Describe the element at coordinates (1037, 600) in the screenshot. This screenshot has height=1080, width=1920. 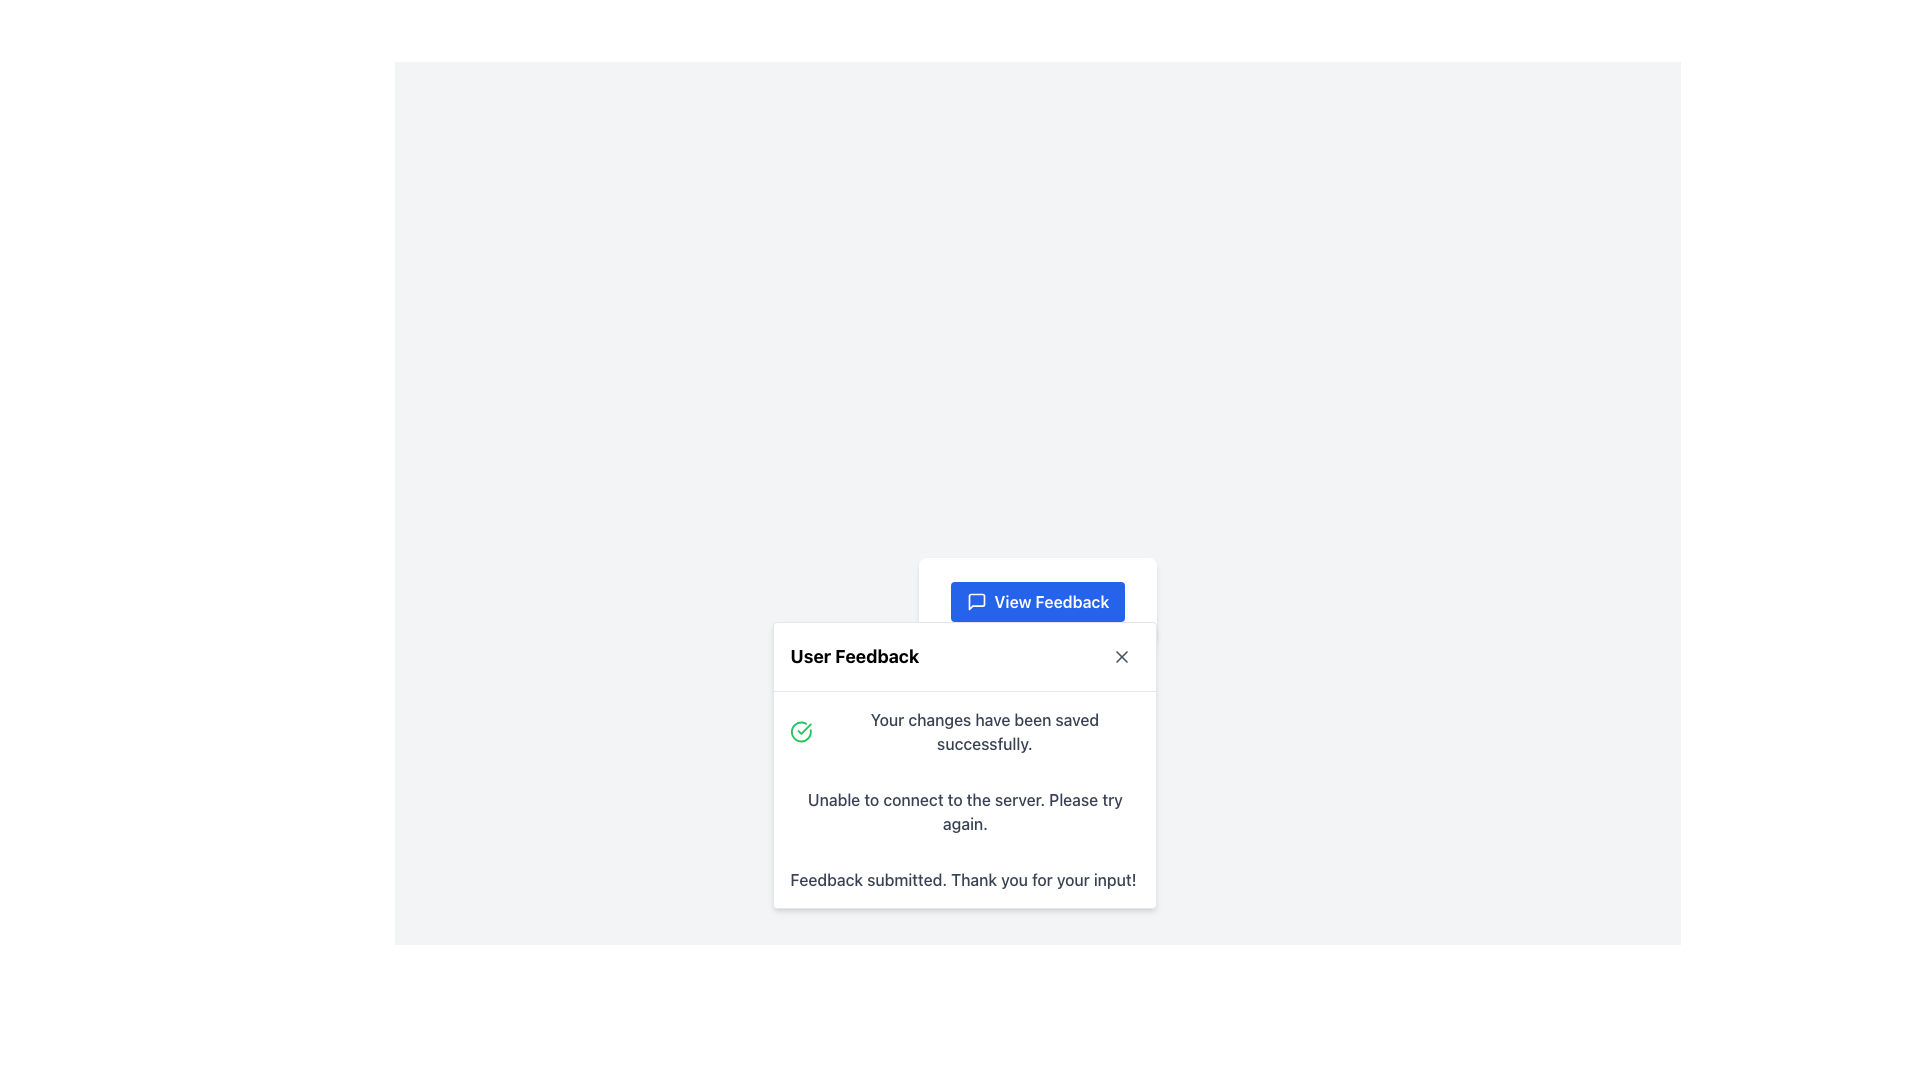
I see `the rectangular button with a blue background and white text reading 'View Feedback', located at the top-middle of a white card` at that location.